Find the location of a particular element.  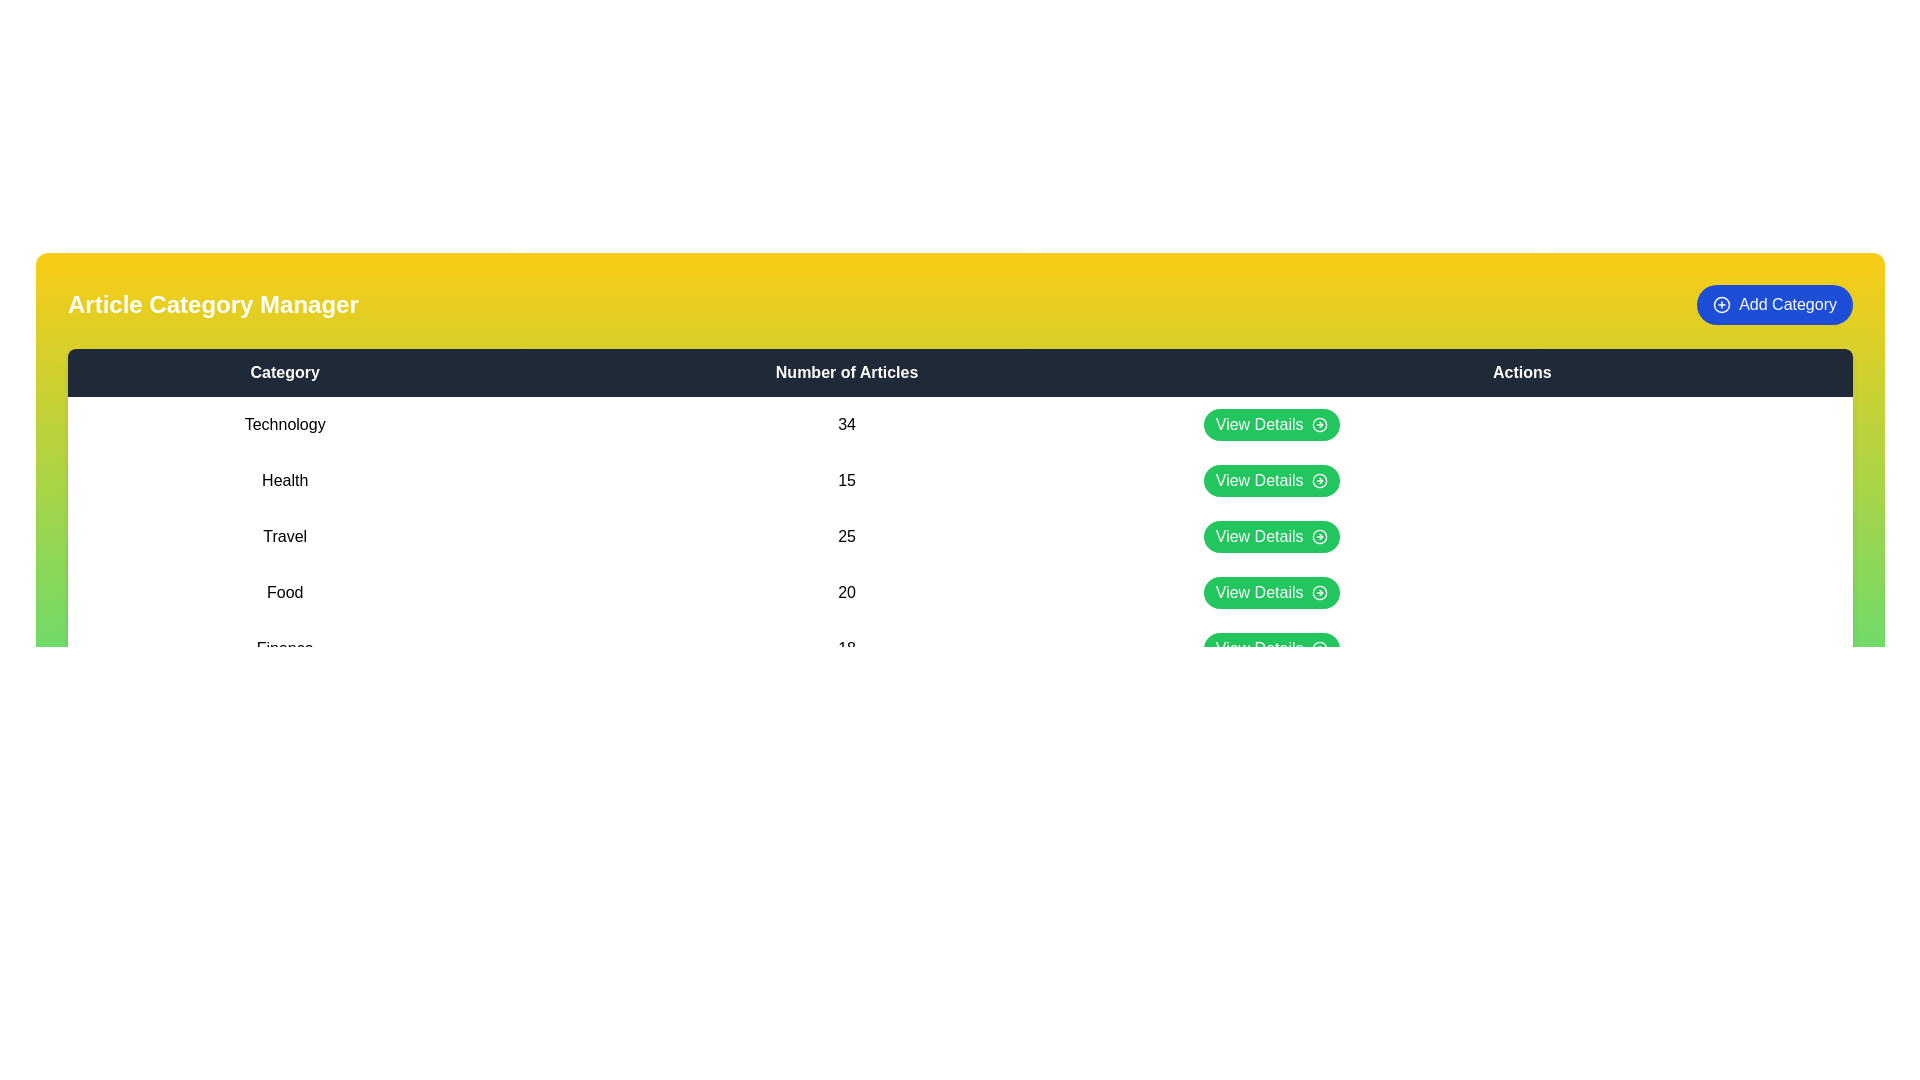

the category name Finance in the table is located at coordinates (284, 648).